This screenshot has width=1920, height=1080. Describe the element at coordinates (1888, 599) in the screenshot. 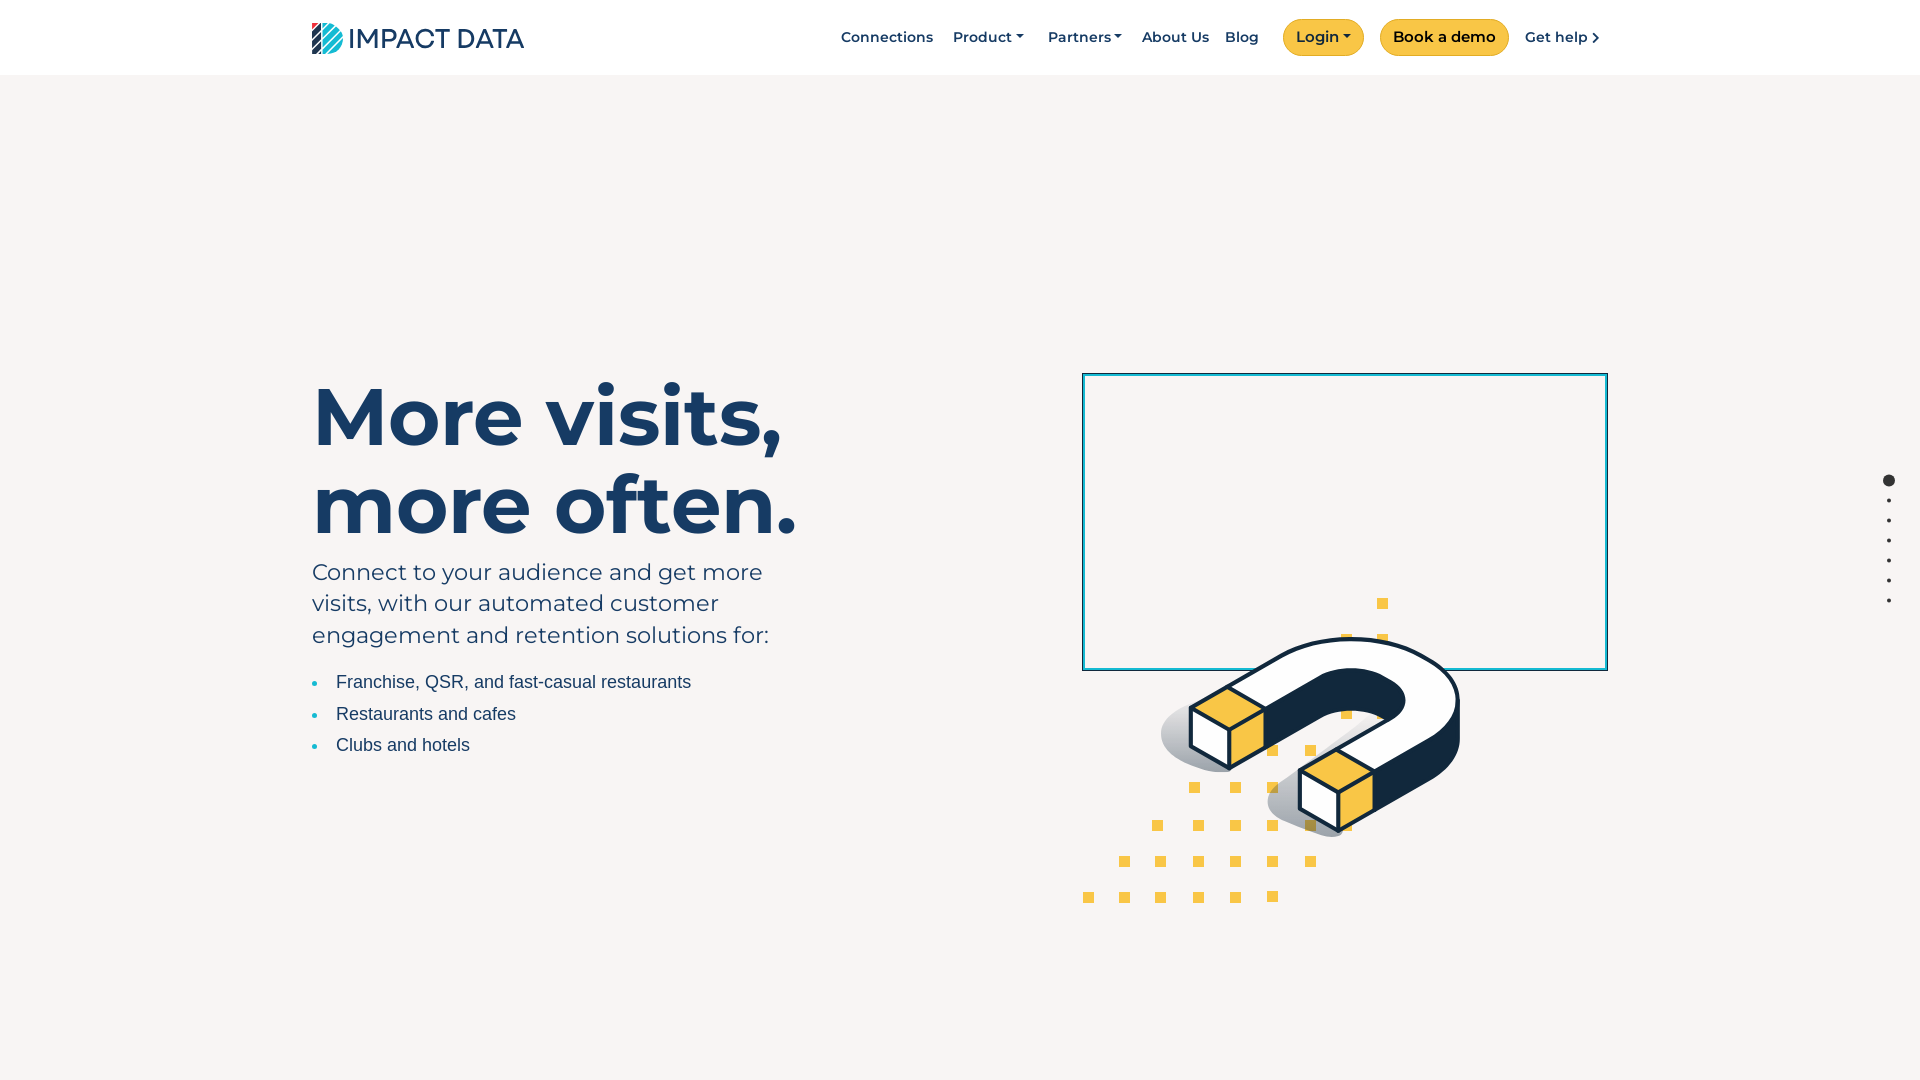

I see `'Section 7'` at that location.